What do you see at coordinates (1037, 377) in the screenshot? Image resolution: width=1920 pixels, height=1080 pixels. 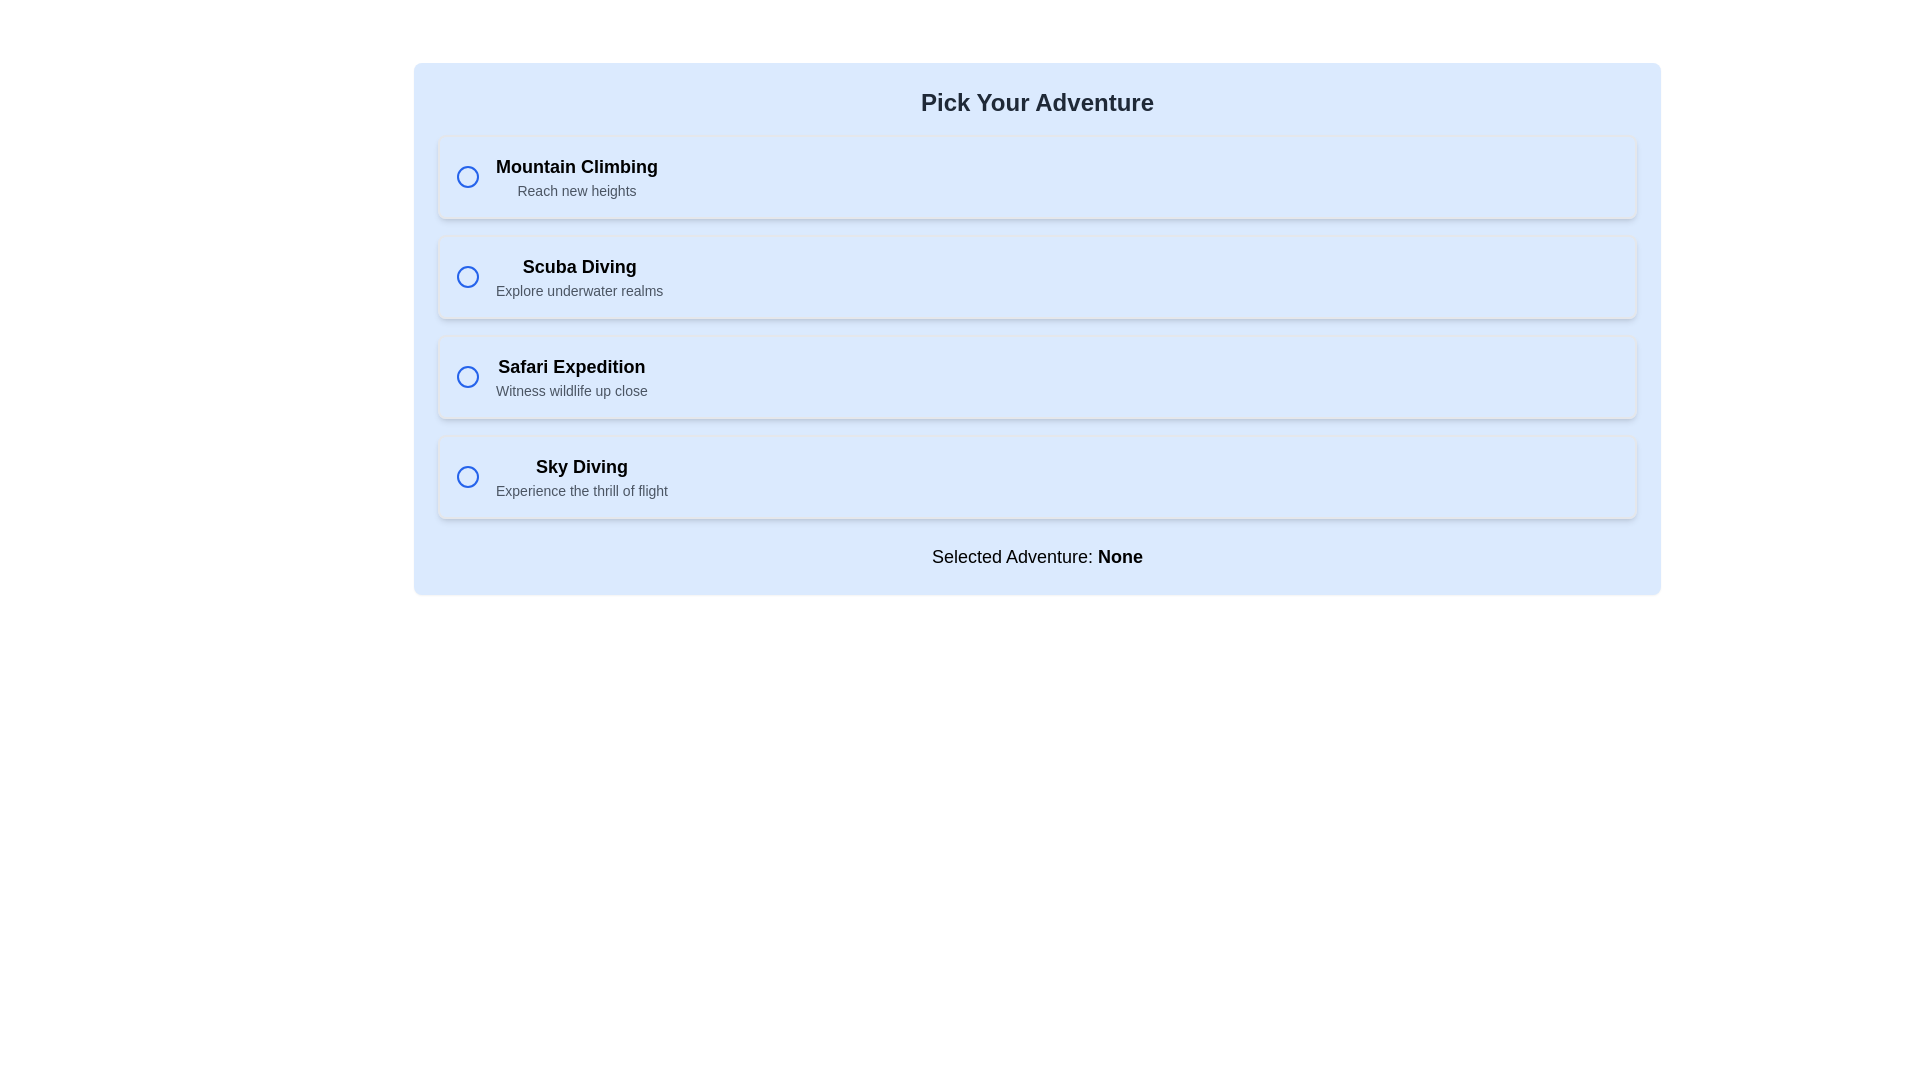 I see `to select the 'Safari Expedition' option from the horizontally aligned selectable list item with a light blue background and rounded corners, containing the title 'Safari Expedition' and subtitle 'Witness wildlife up close'` at bounding box center [1037, 377].